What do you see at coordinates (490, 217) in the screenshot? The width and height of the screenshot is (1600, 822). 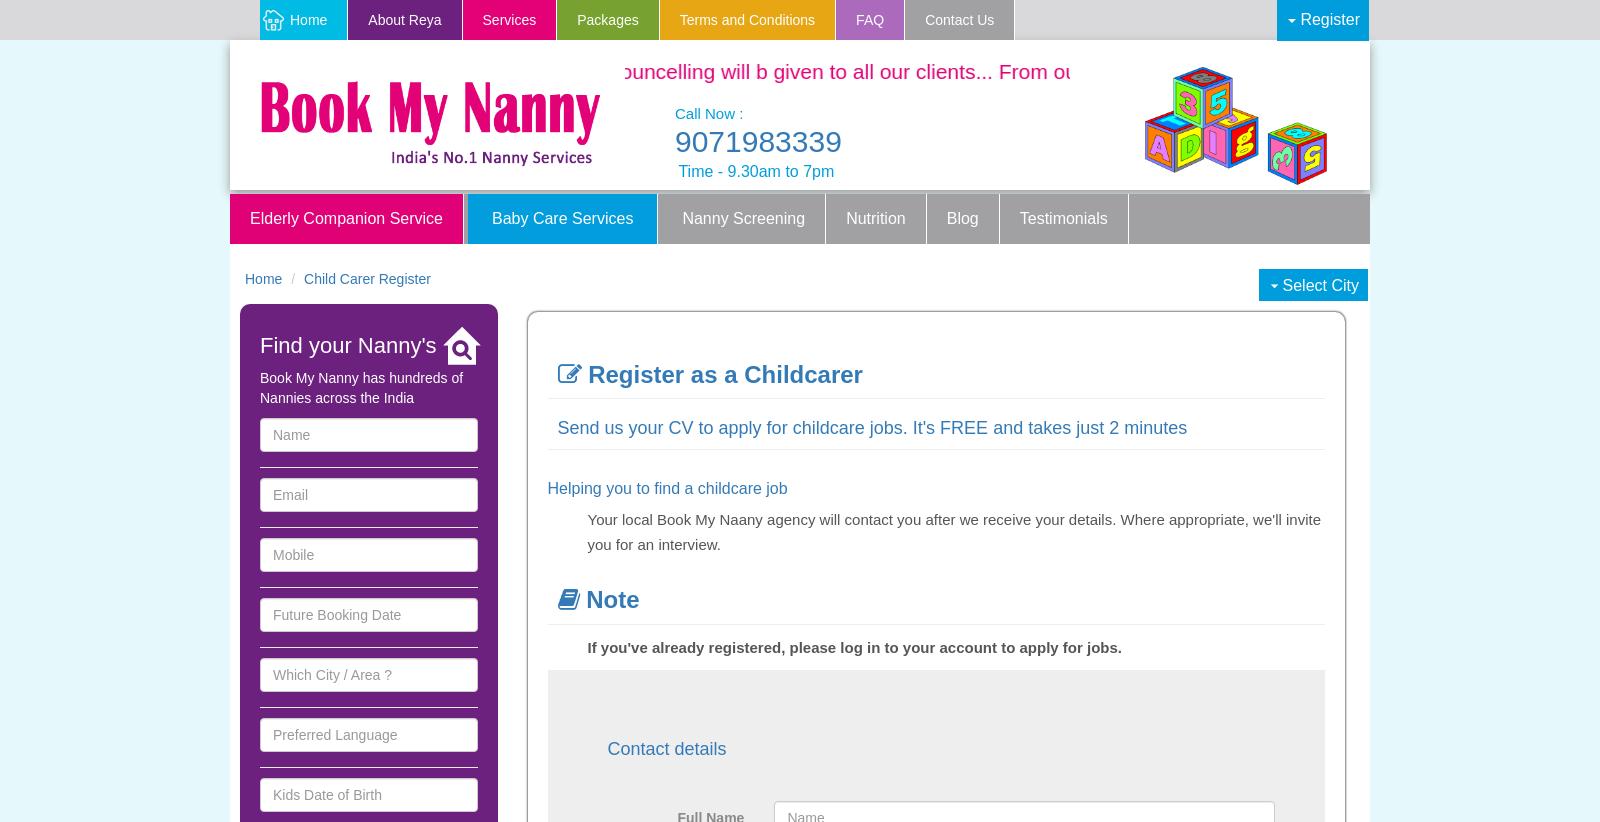 I see `'Baby Care Services'` at bounding box center [490, 217].